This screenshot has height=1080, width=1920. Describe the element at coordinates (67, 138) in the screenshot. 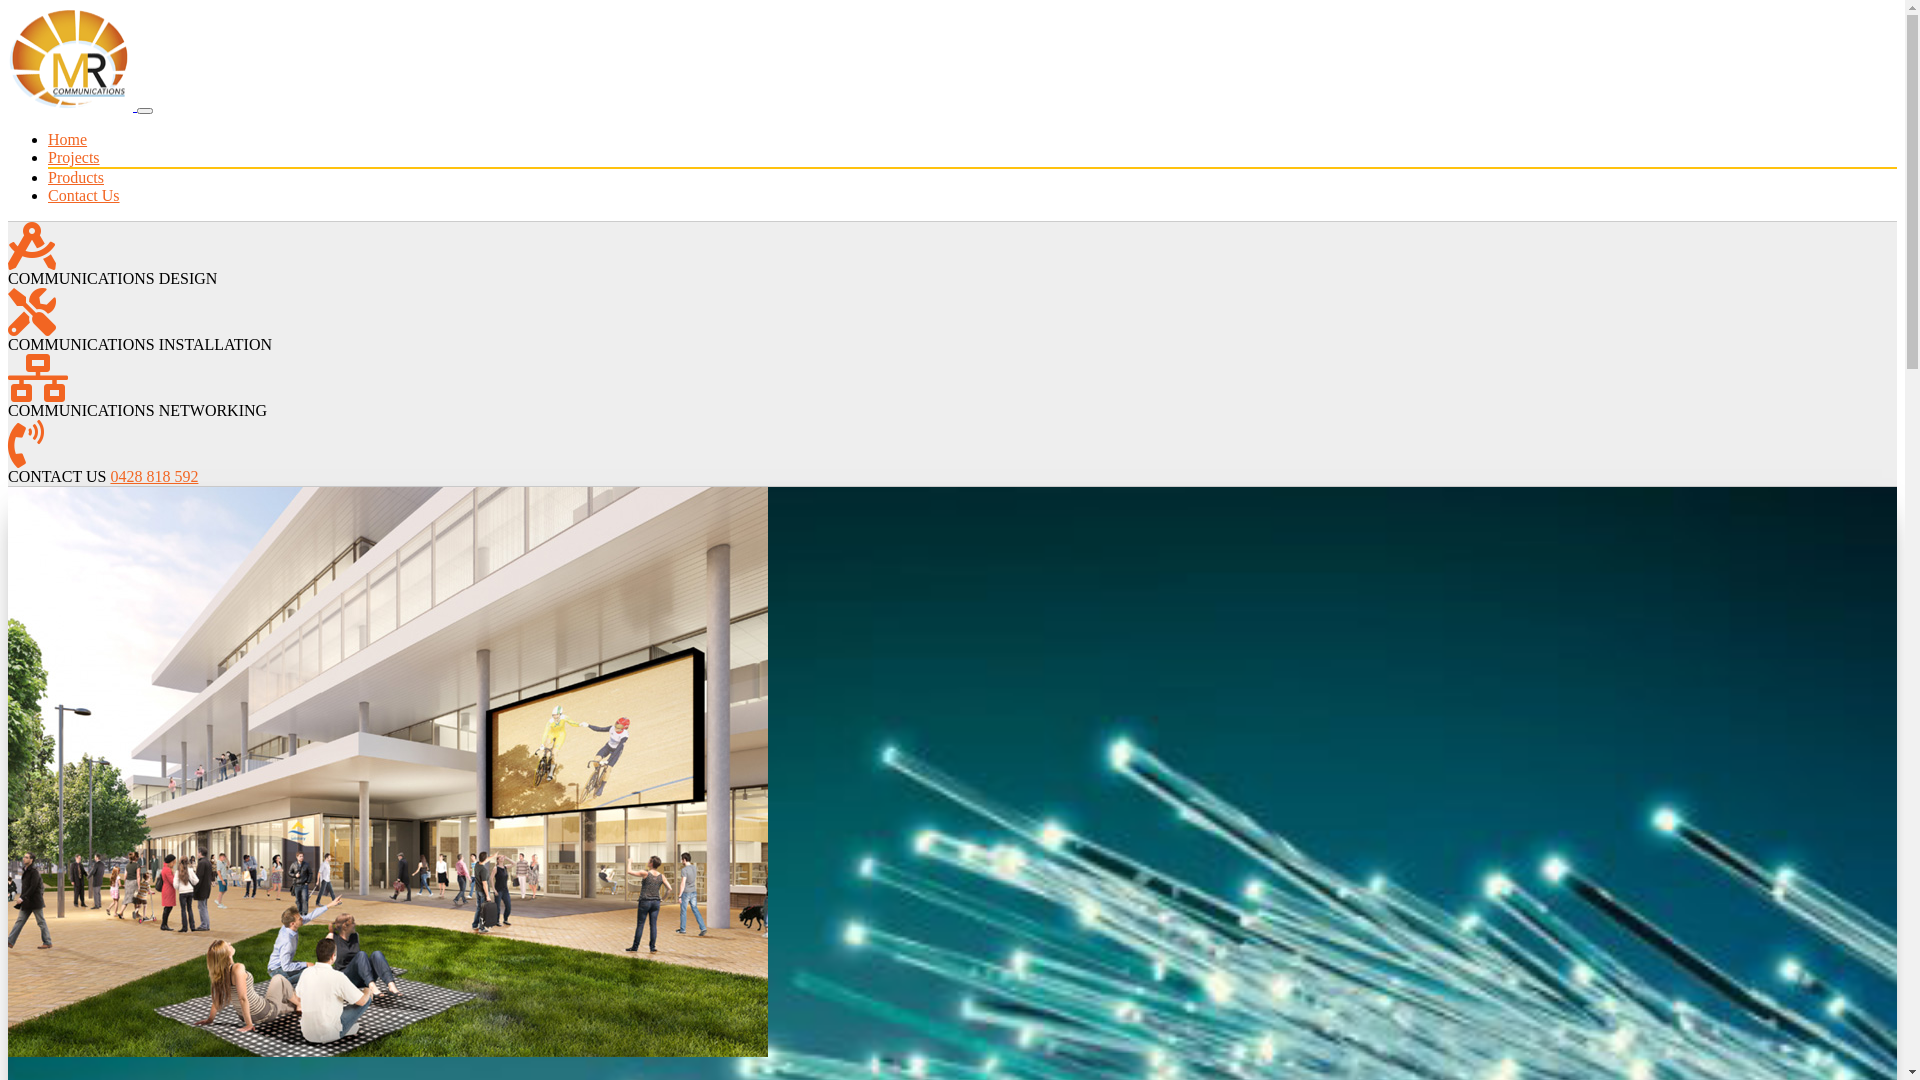

I see `'Home'` at that location.